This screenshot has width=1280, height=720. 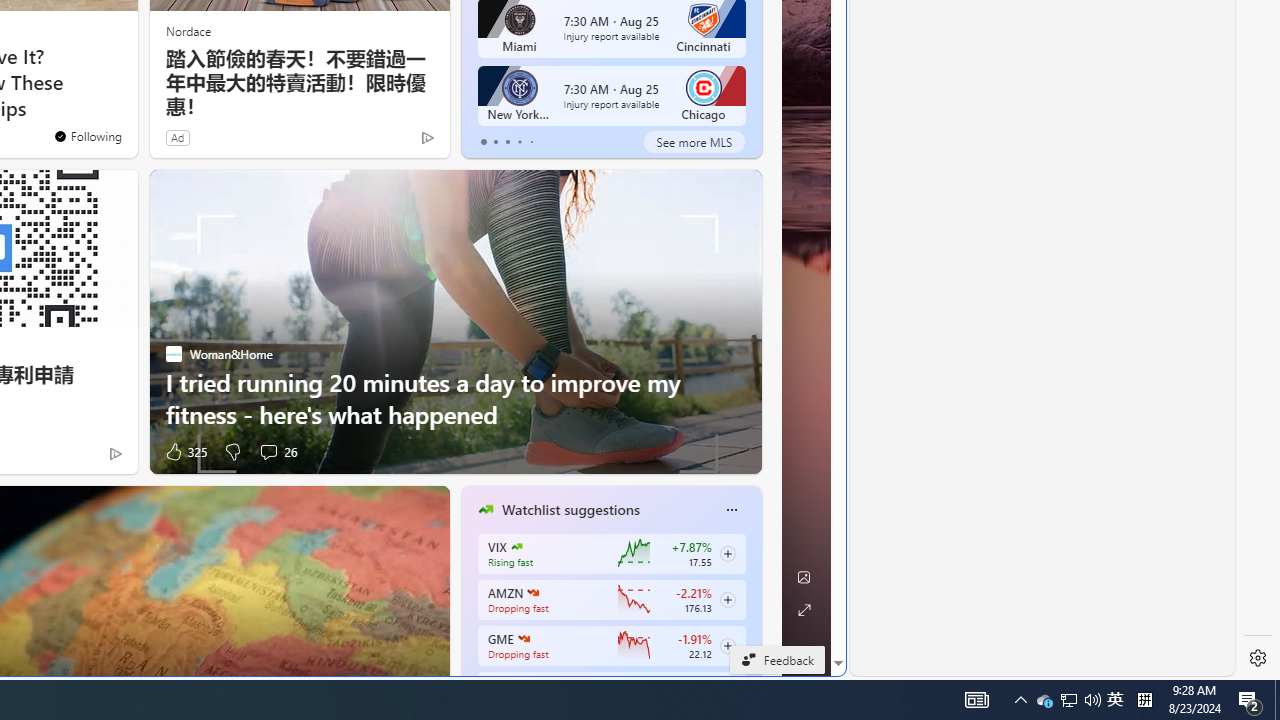 I want to click on 'Edit Background', so click(x=803, y=577).